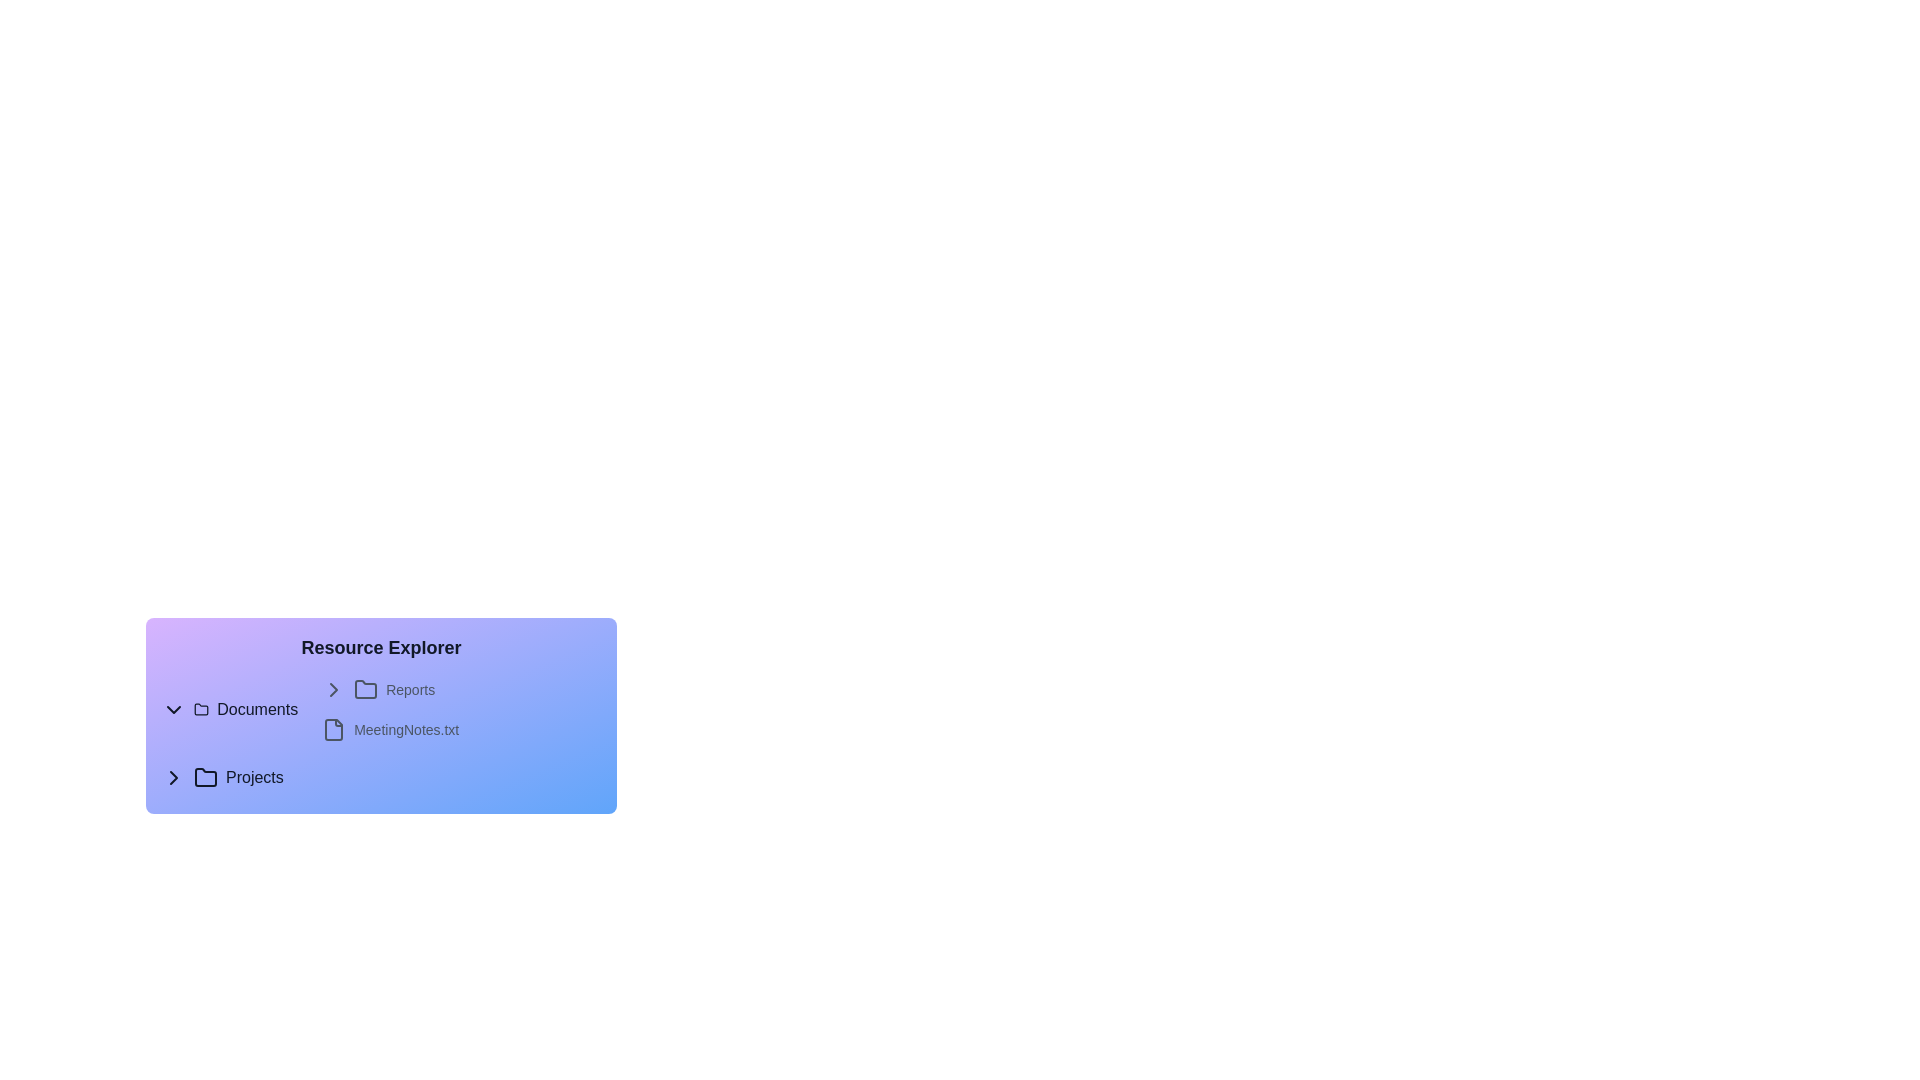 Image resolution: width=1920 pixels, height=1080 pixels. What do you see at coordinates (381, 777) in the screenshot?
I see `the 'Projects' folder item in the file explorer` at bounding box center [381, 777].